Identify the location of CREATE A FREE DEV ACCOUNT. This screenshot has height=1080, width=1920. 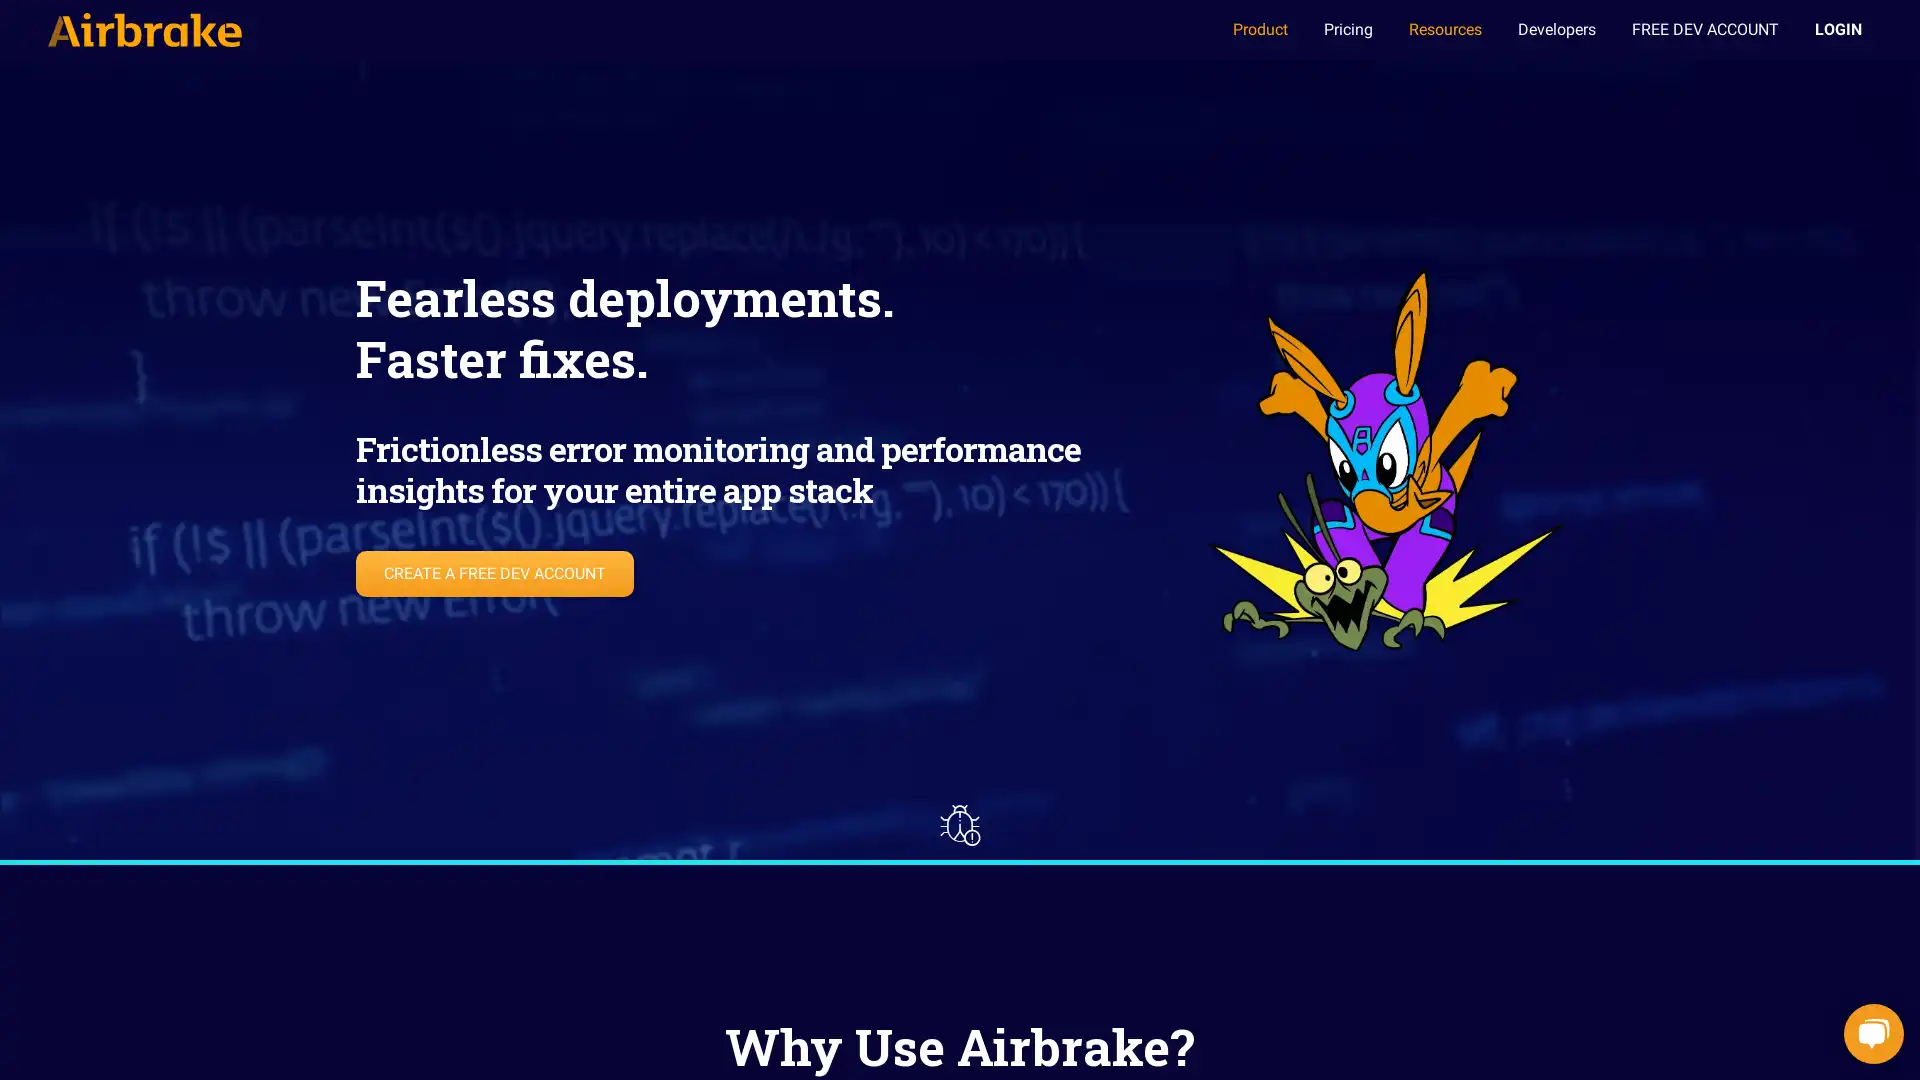
(494, 573).